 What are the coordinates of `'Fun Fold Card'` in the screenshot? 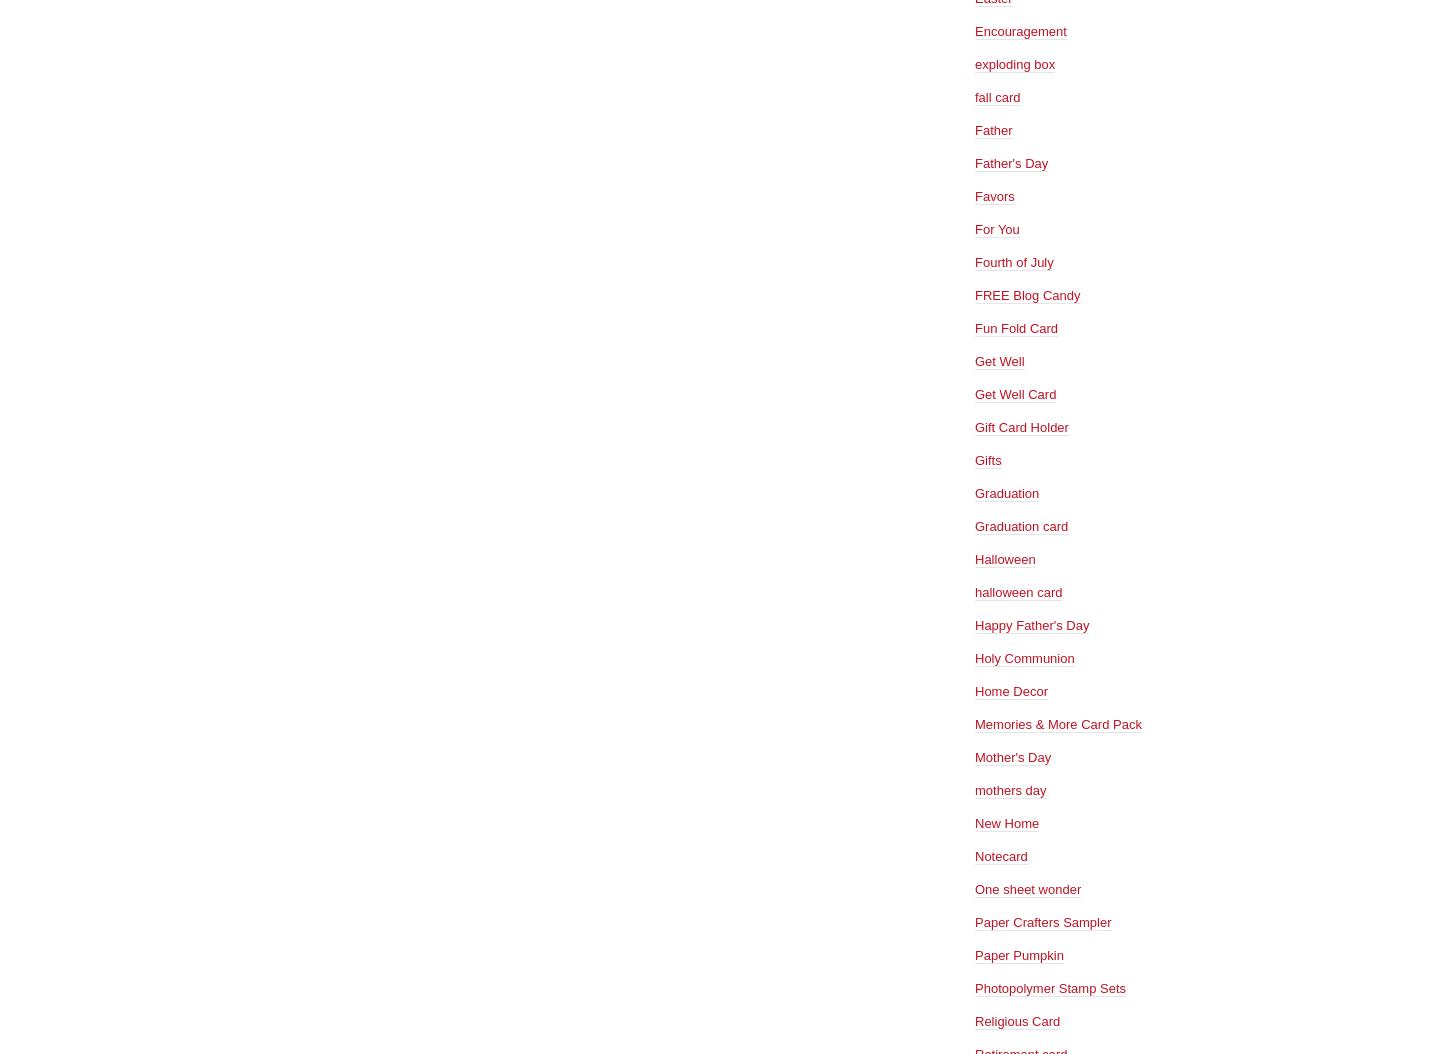 It's located at (974, 327).